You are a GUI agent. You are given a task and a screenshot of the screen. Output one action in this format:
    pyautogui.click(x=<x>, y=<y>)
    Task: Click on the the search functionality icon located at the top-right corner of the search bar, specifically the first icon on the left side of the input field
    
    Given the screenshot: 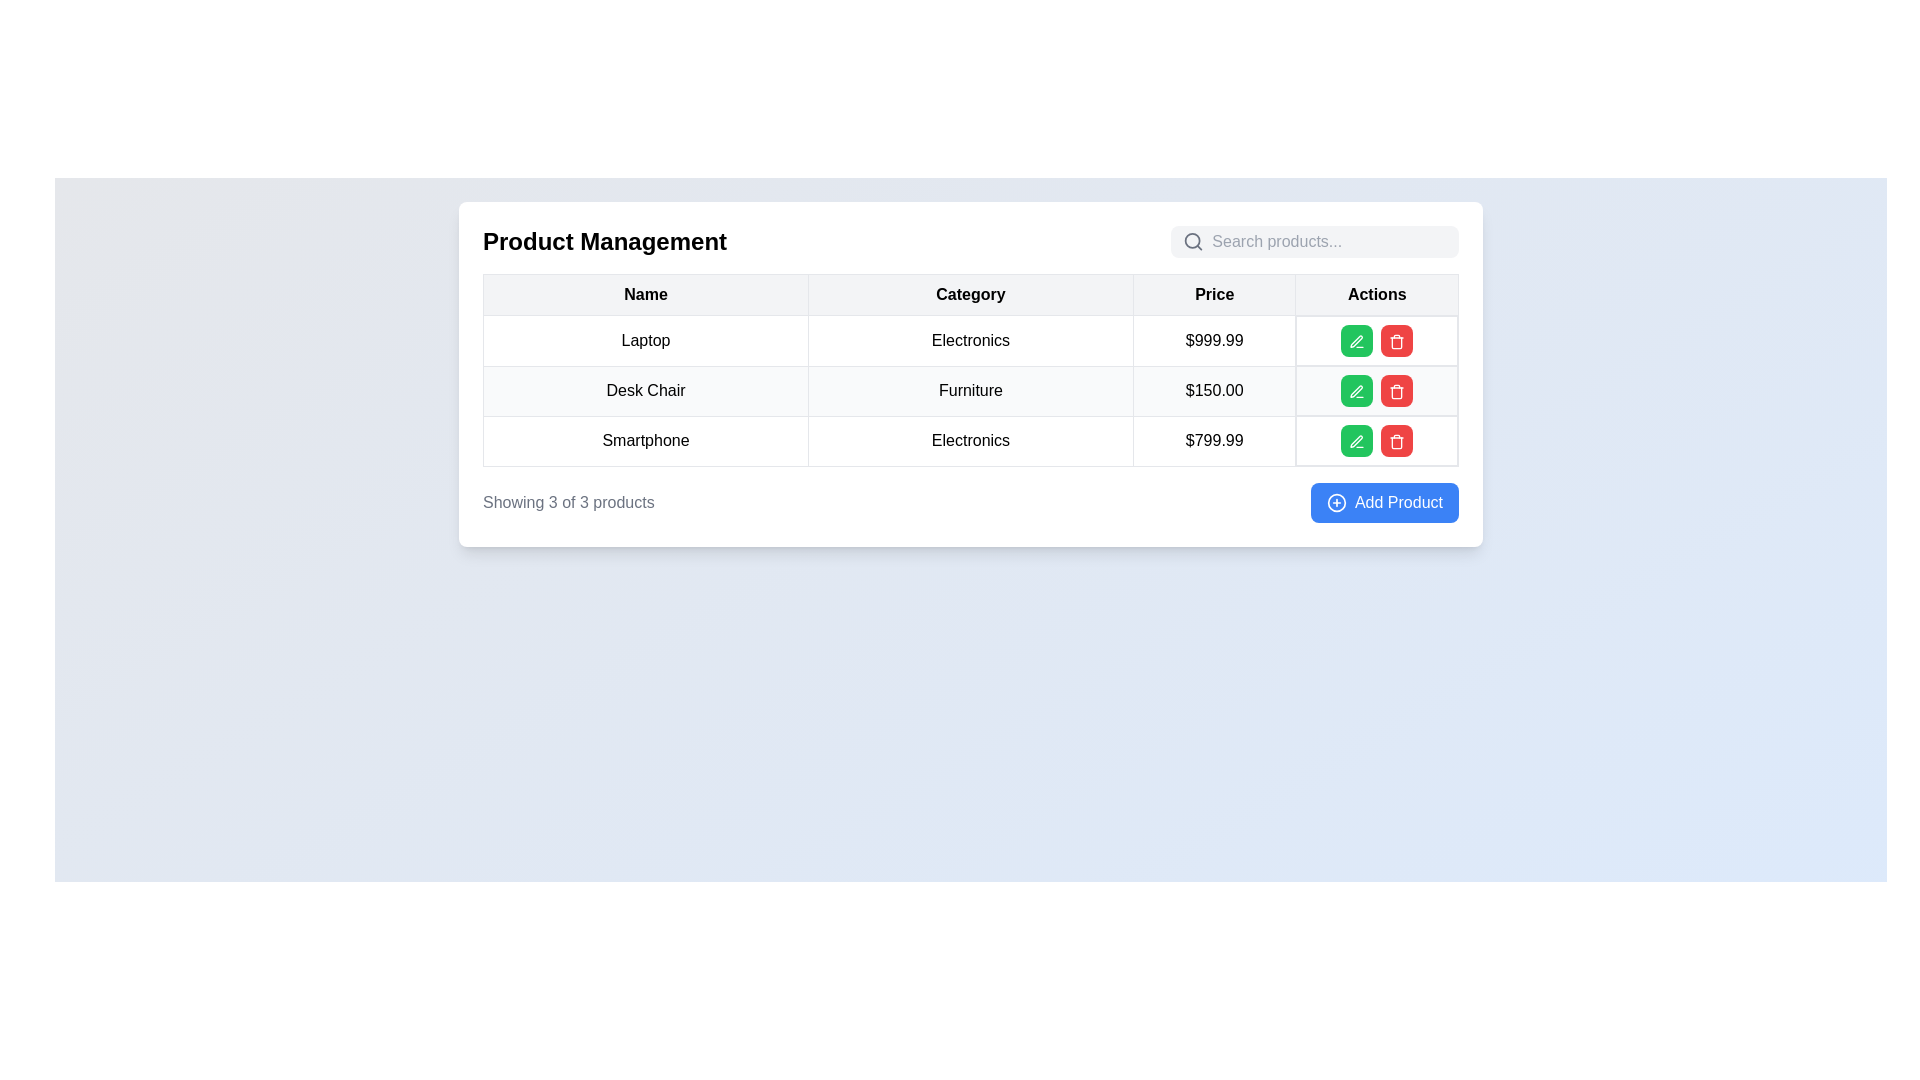 What is the action you would take?
    pyautogui.click(x=1193, y=241)
    